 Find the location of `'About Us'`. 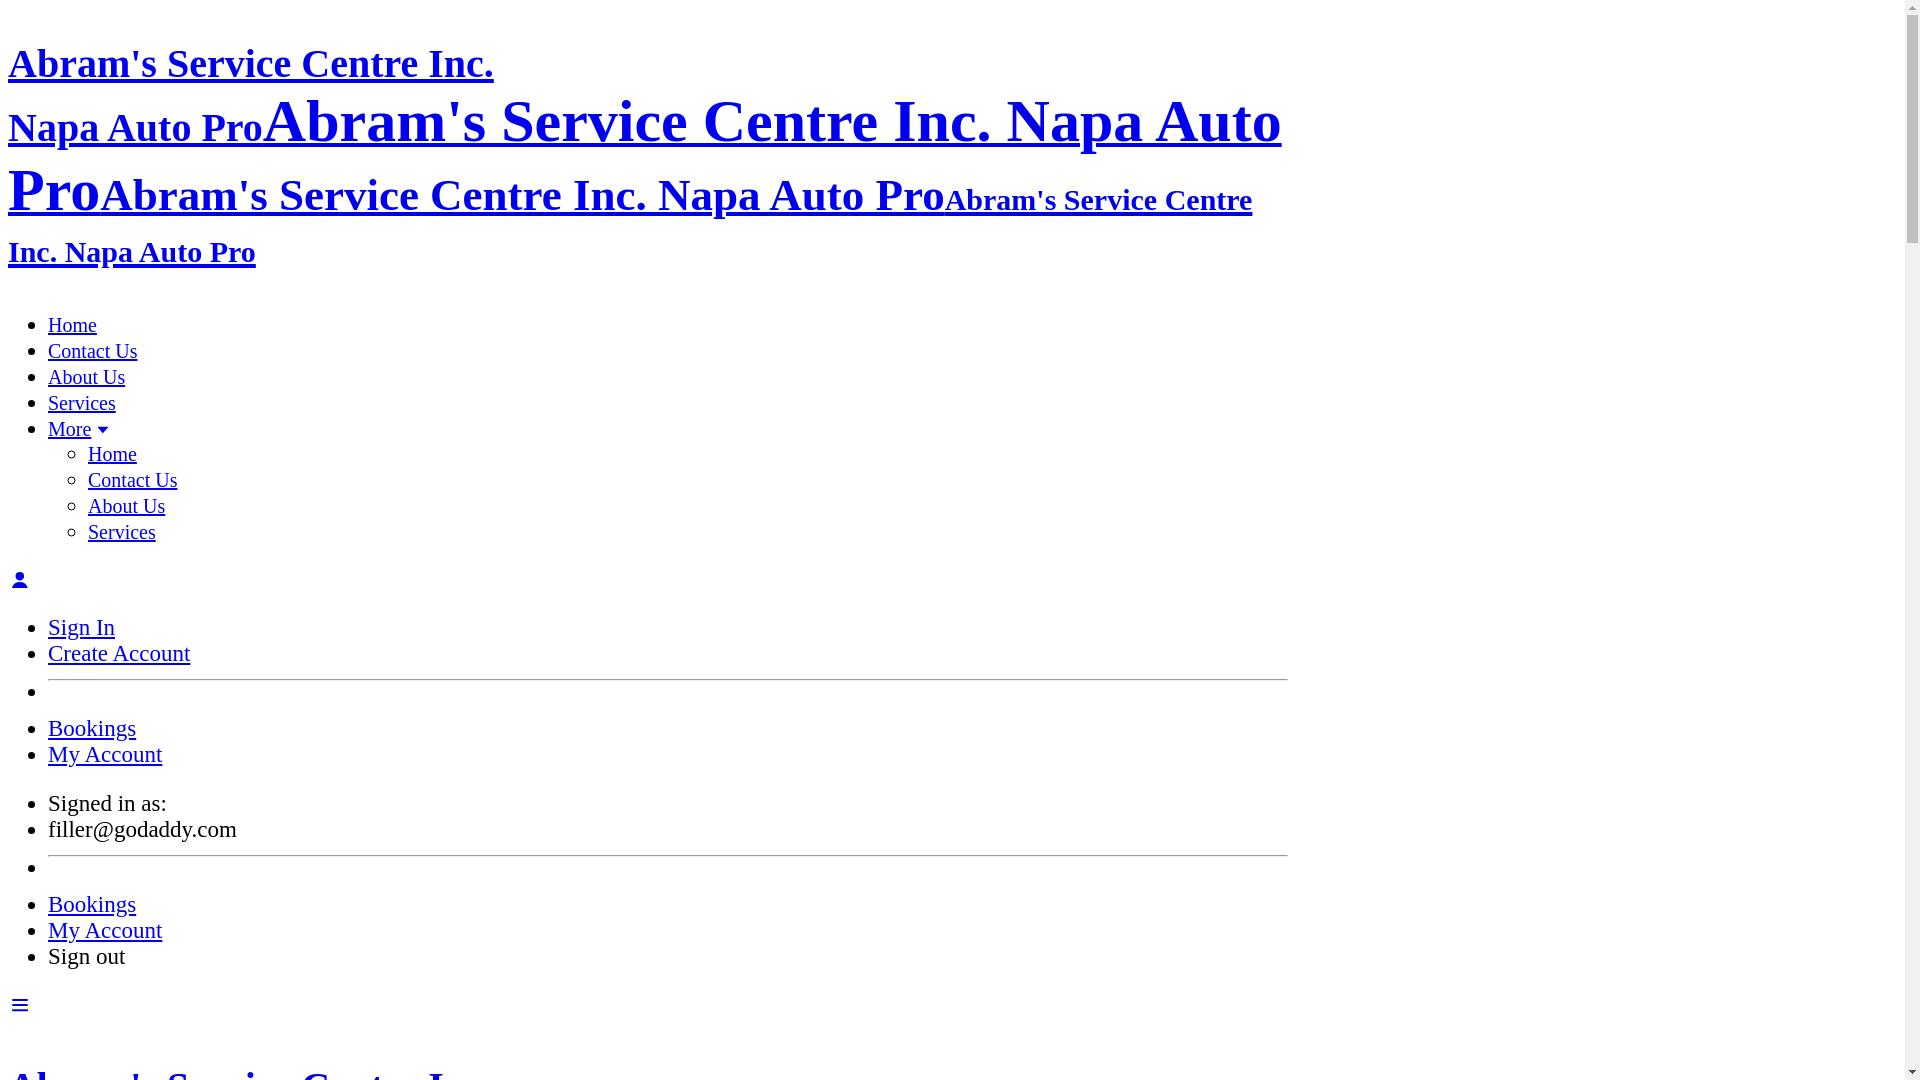

'About Us' is located at coordinates (85, 377).